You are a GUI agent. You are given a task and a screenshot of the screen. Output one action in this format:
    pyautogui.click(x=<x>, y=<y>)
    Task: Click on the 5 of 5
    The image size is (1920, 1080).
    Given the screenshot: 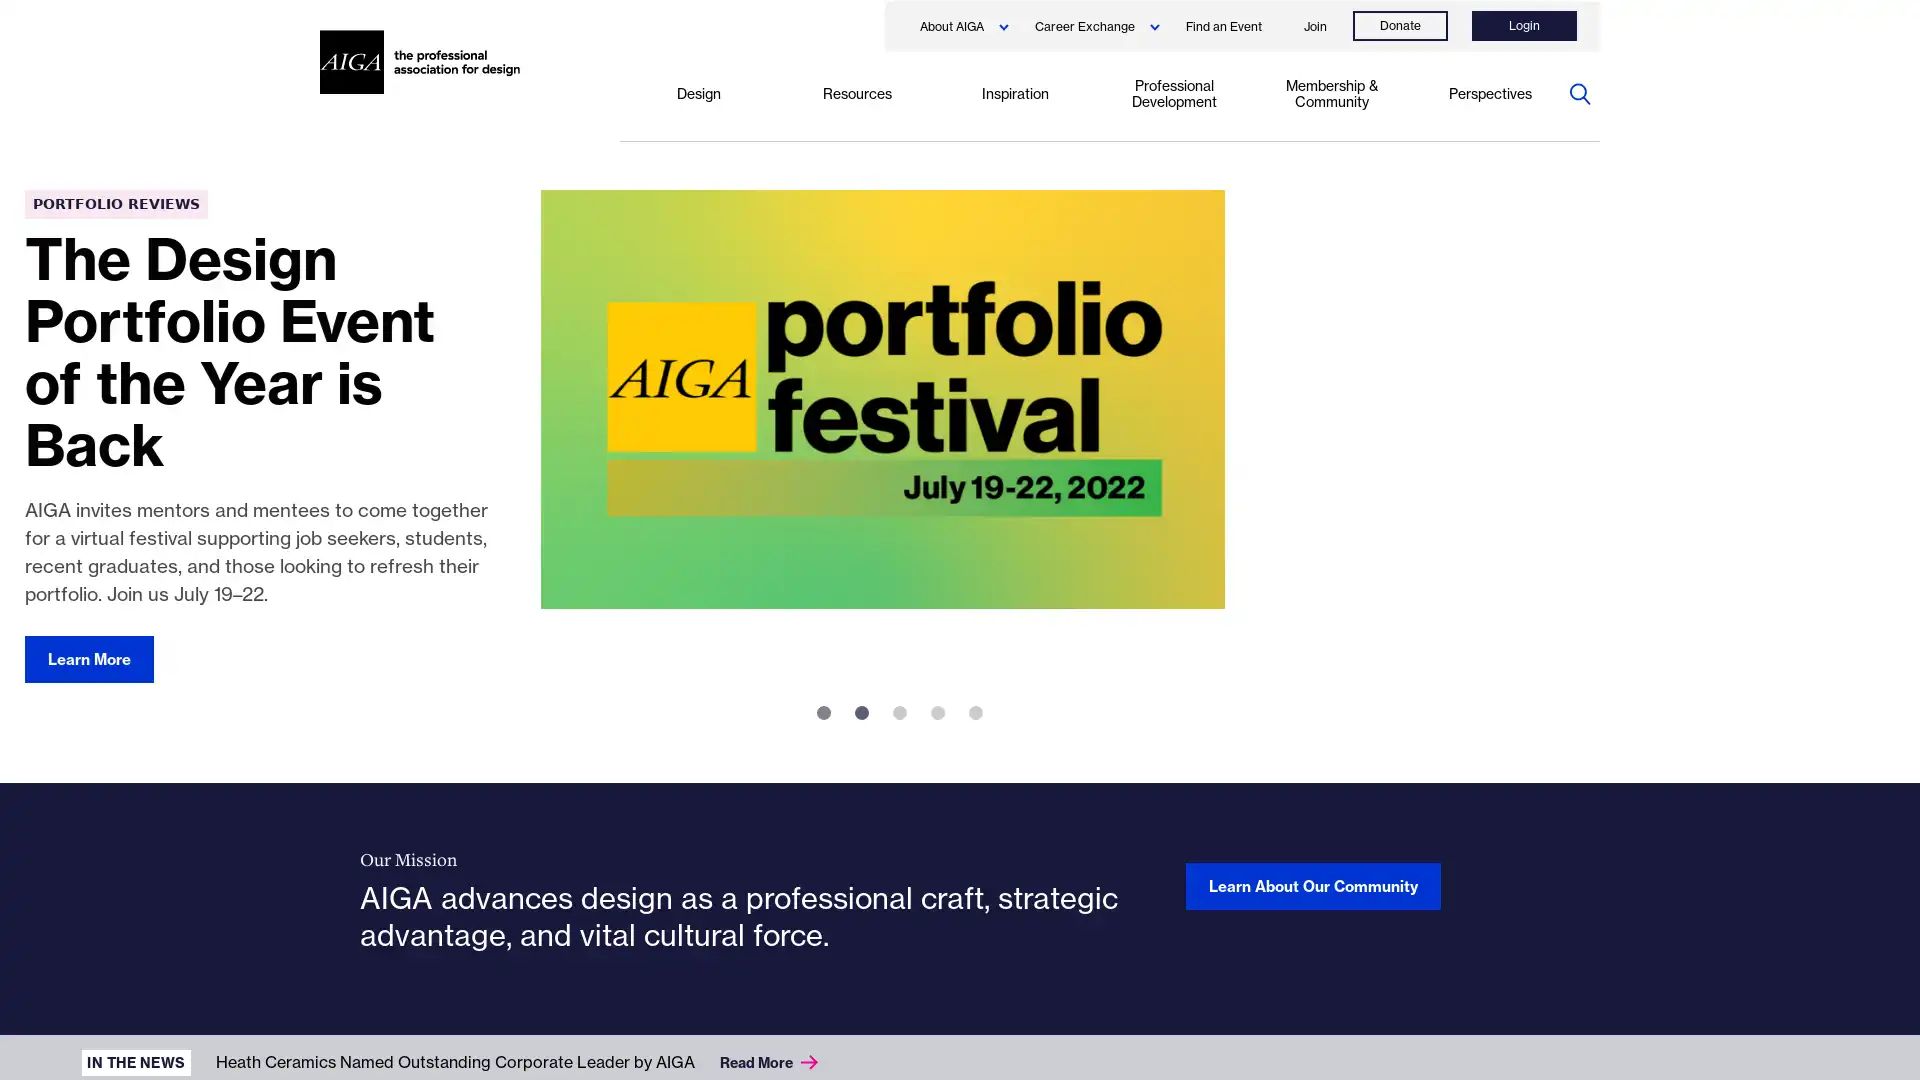 What is the action you would take?
    pyautogui.click(x=975, y=712)
    